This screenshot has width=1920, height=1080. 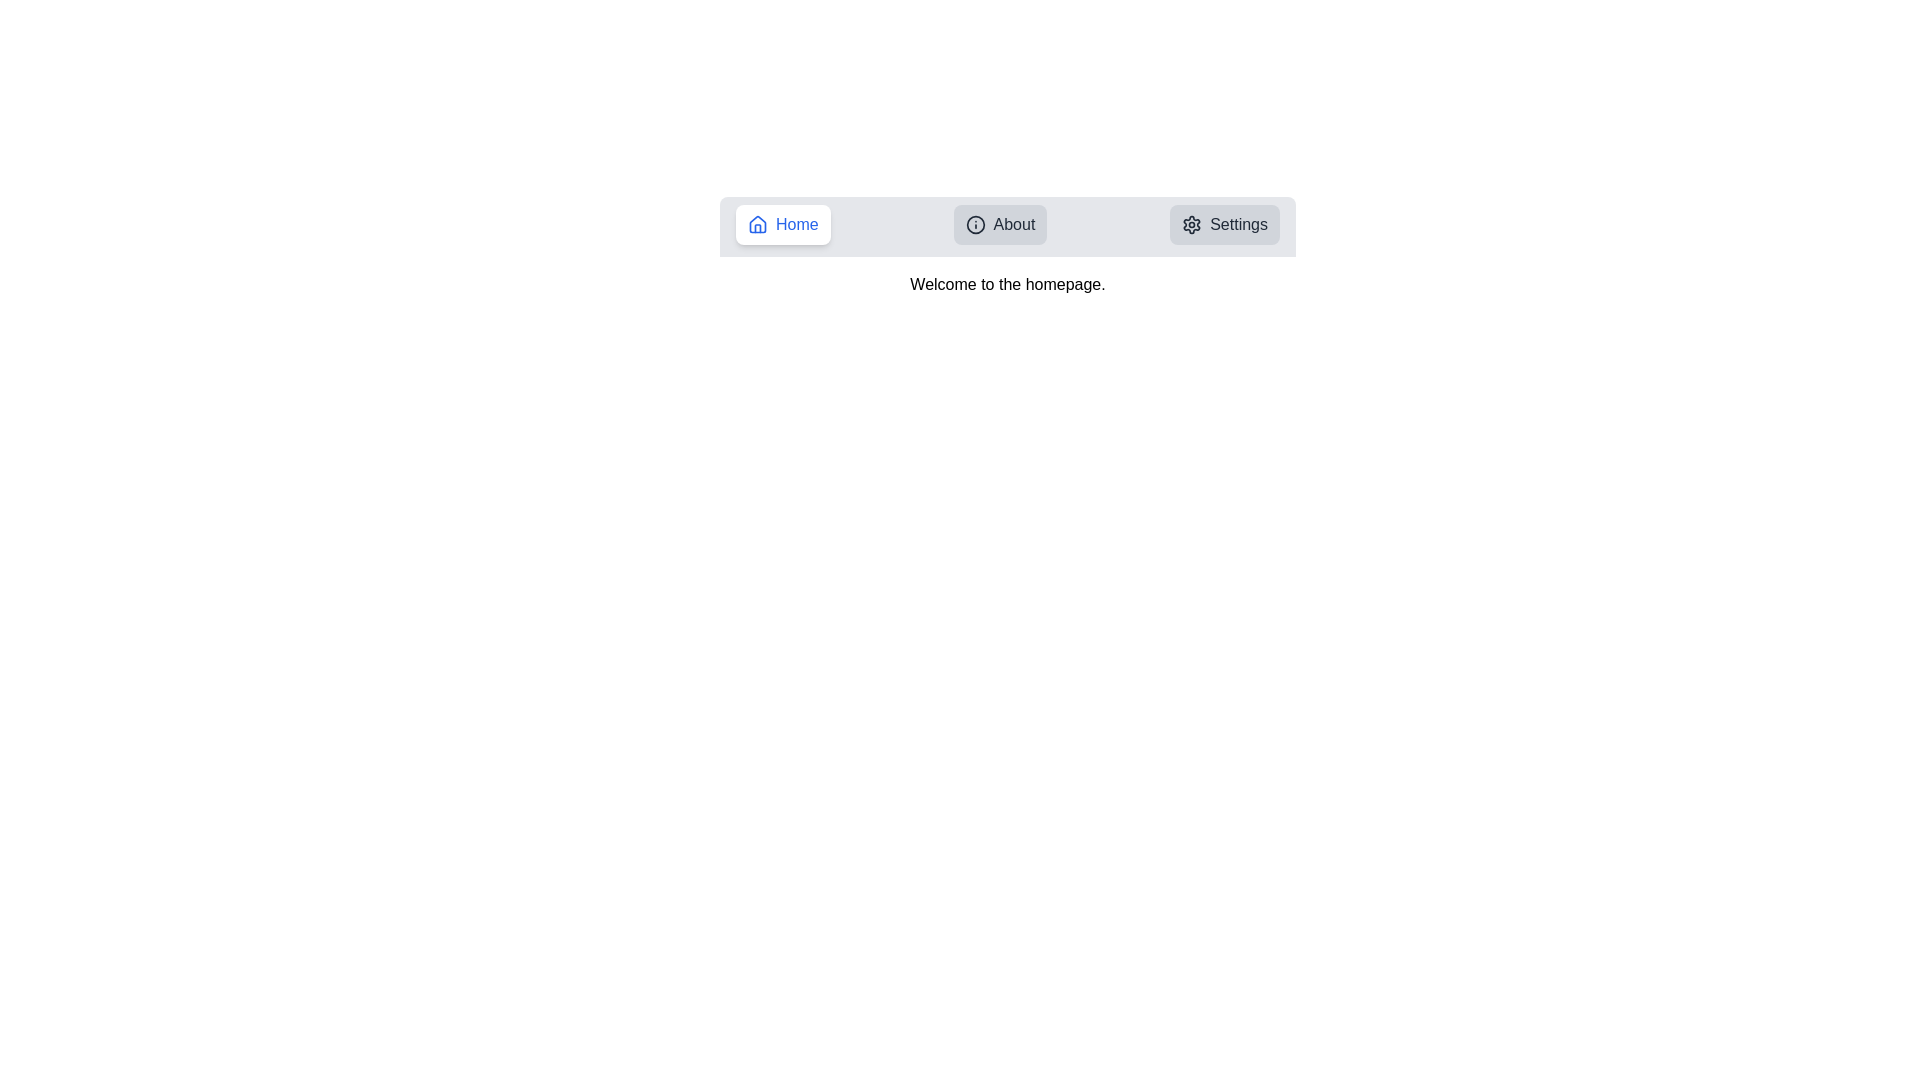 I want to click on the tab labeled Home, so click(x=782, y=224).